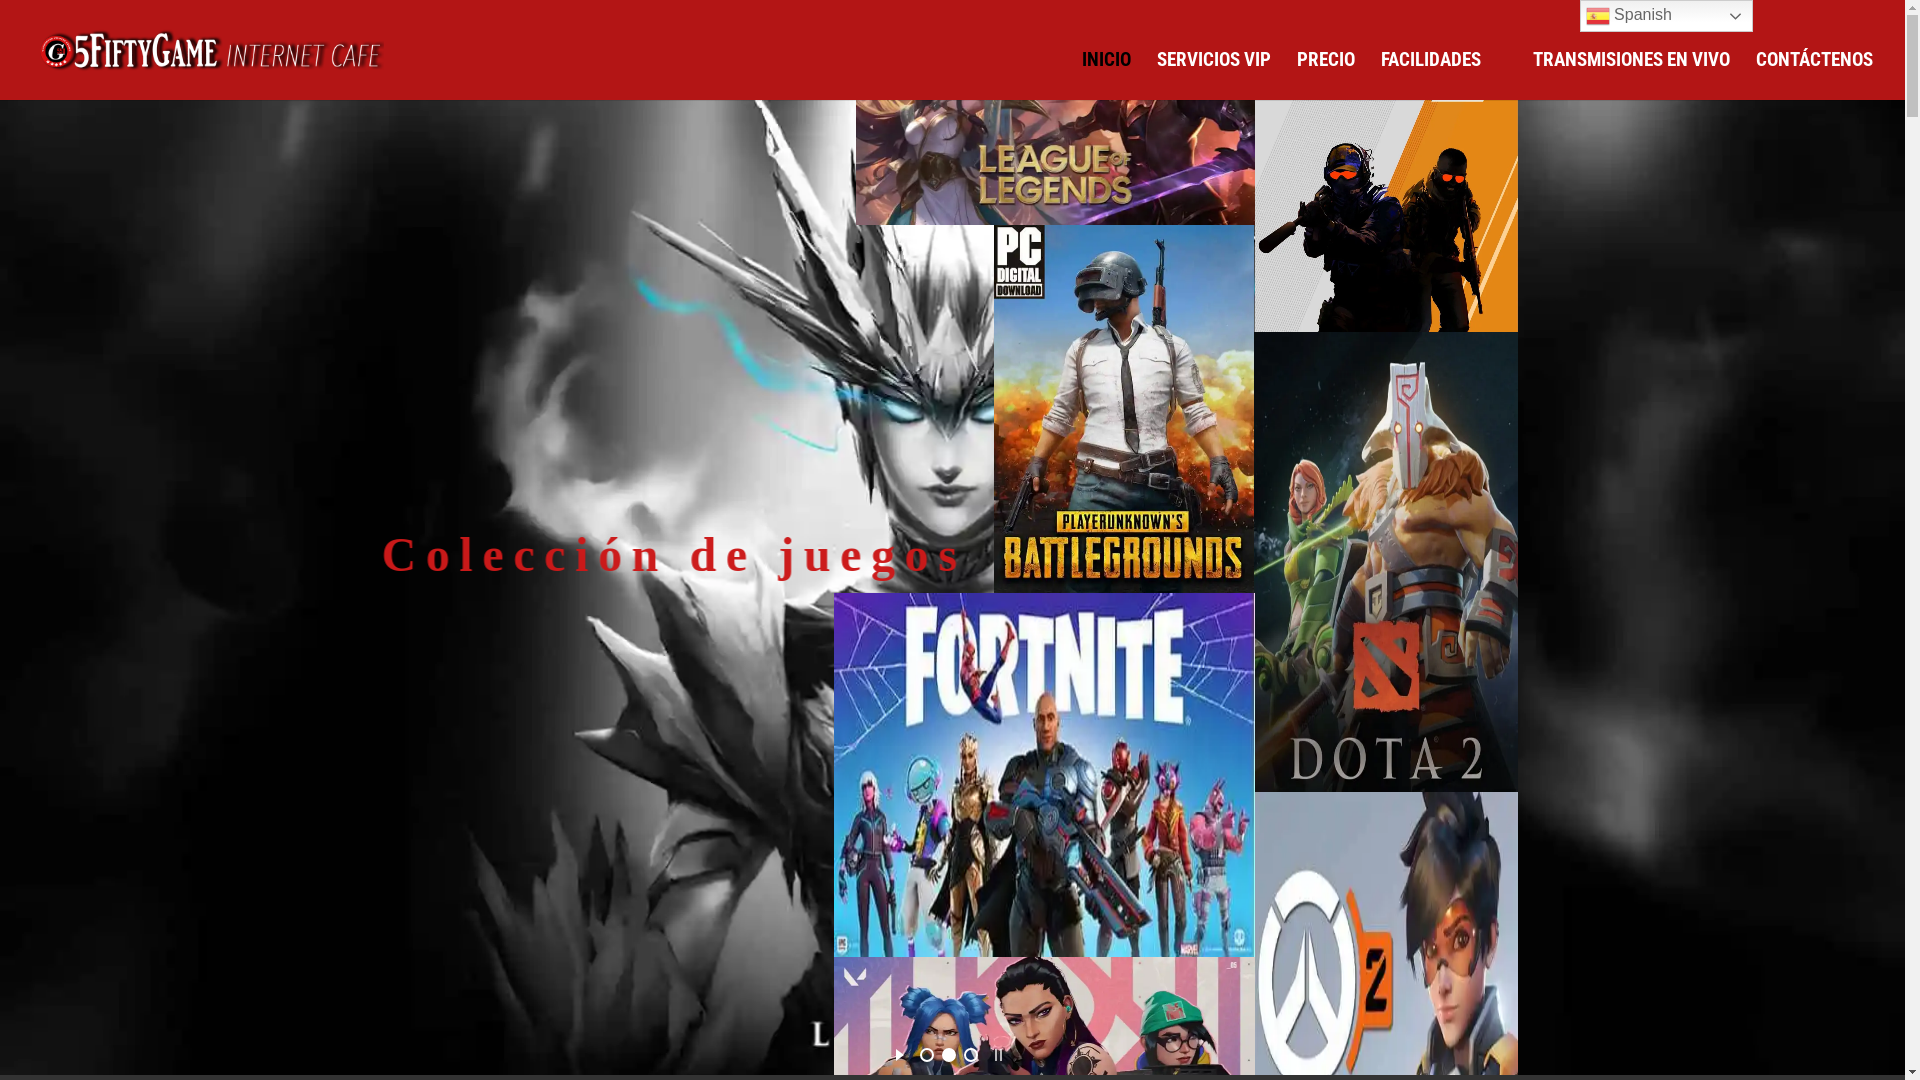 Image resolution: width=1920 pixels, height=1080 pixels. What do you see at coordinates (1296, 75) in the screenshot?
I see `'PRECIO'` at bounding box center [1296, 75].